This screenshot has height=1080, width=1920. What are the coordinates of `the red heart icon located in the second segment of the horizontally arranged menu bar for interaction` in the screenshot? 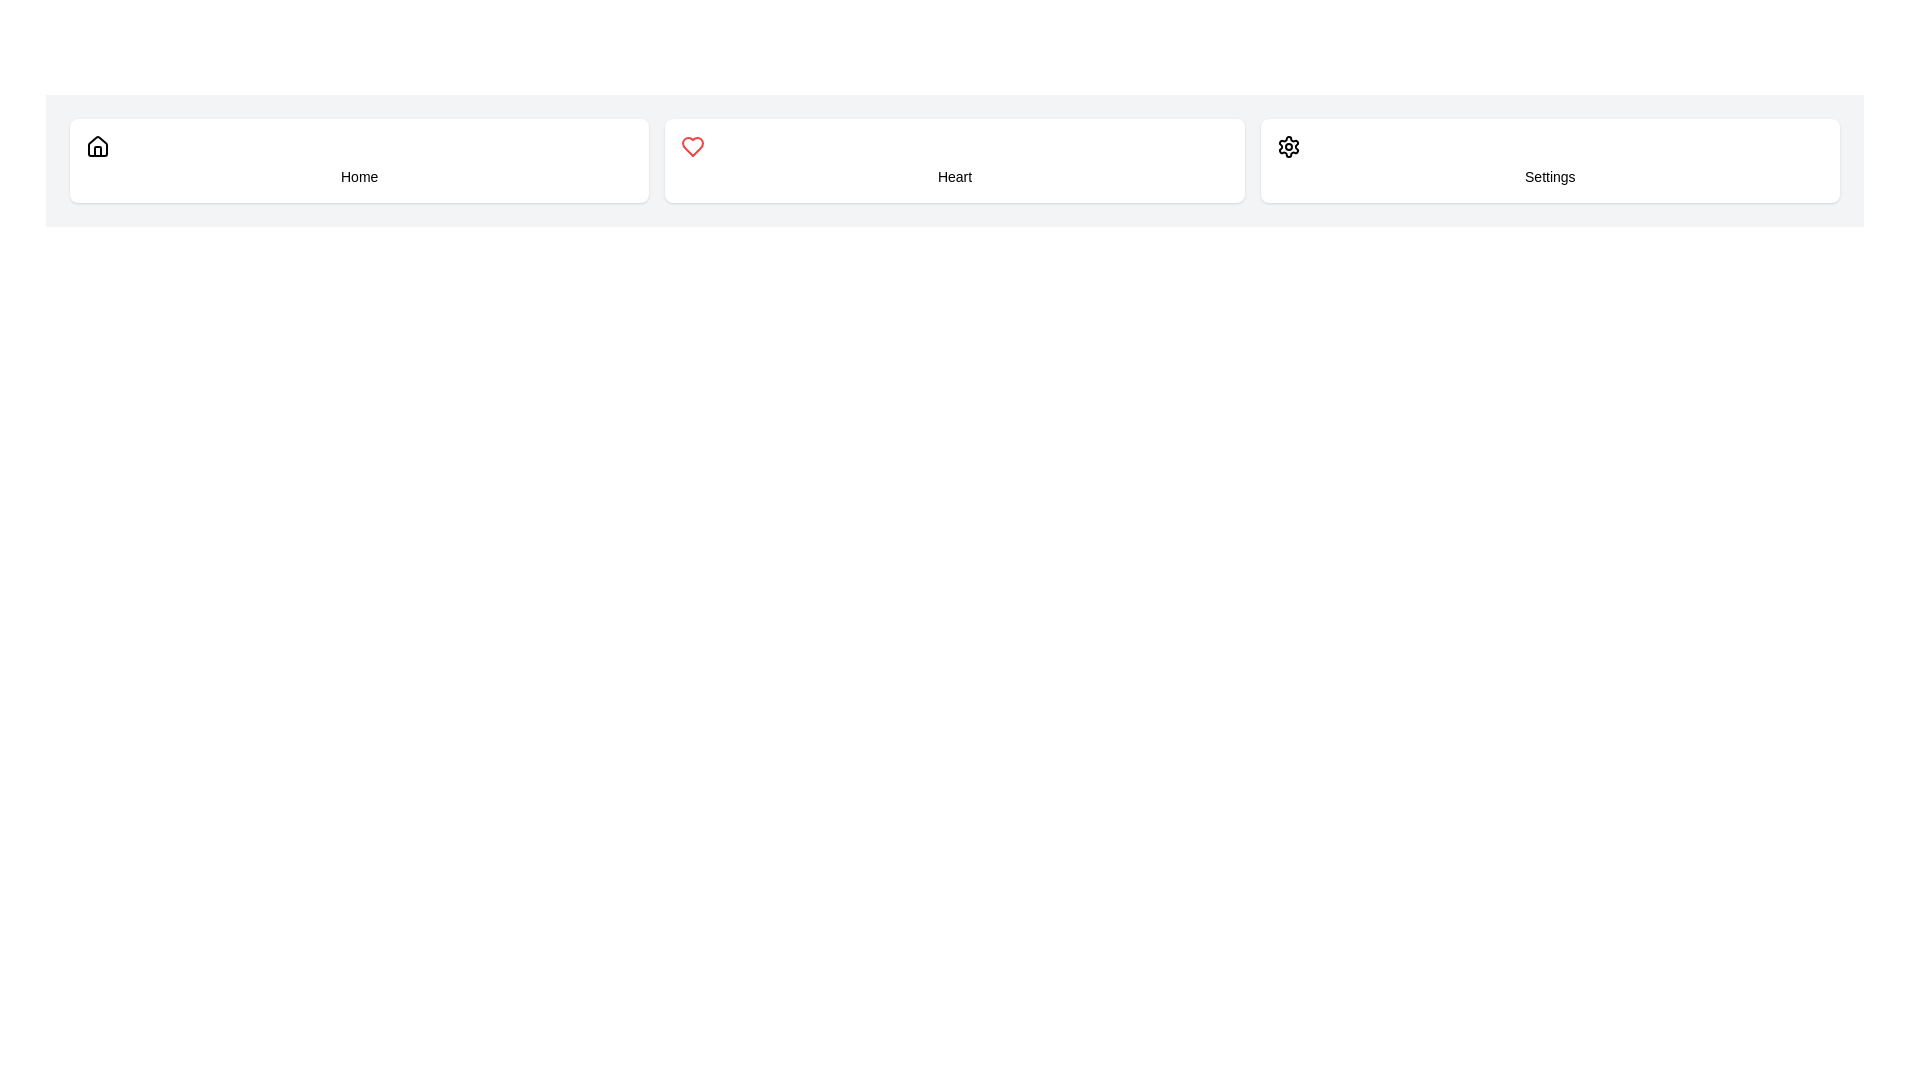 It's located at (693, 145).